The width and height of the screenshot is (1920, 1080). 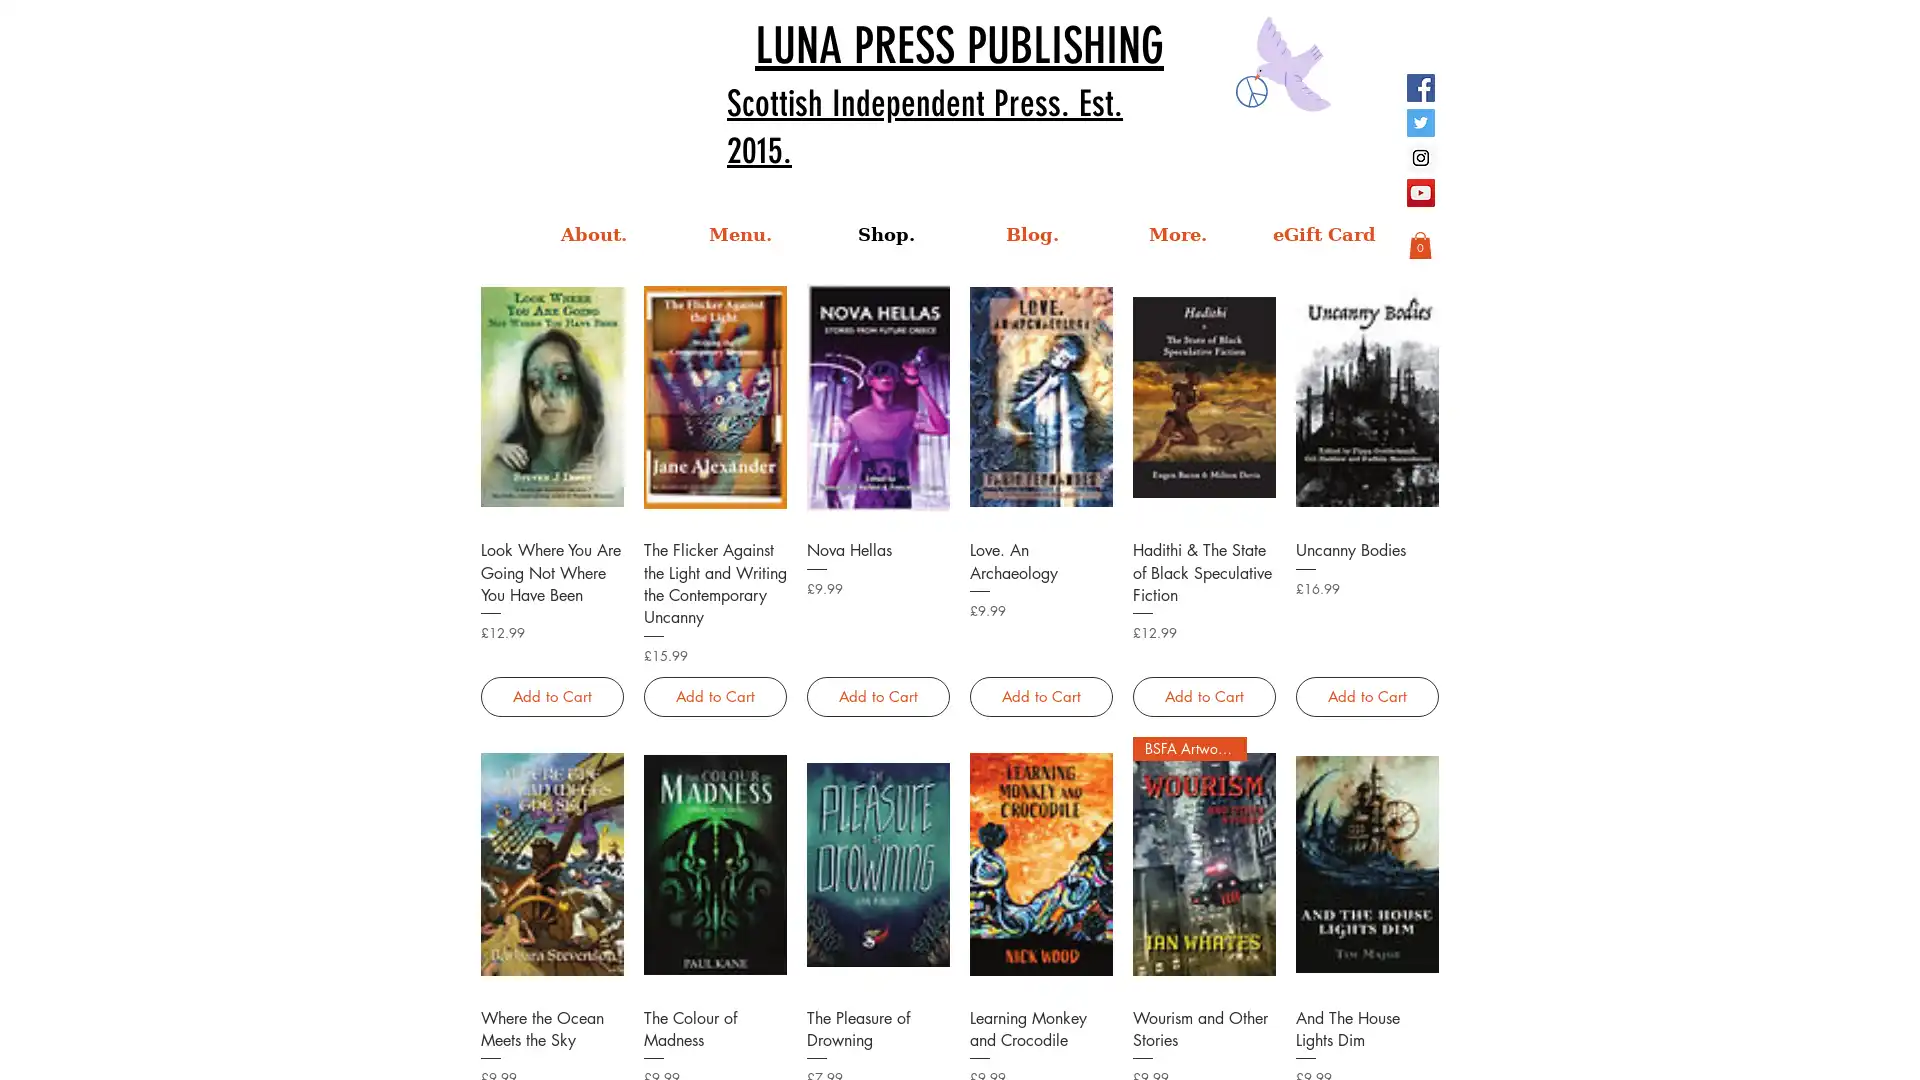 What do you see at coordinates (714, 548) in the screenshot?
I see `Quick View` at bounding box center [714, 548].